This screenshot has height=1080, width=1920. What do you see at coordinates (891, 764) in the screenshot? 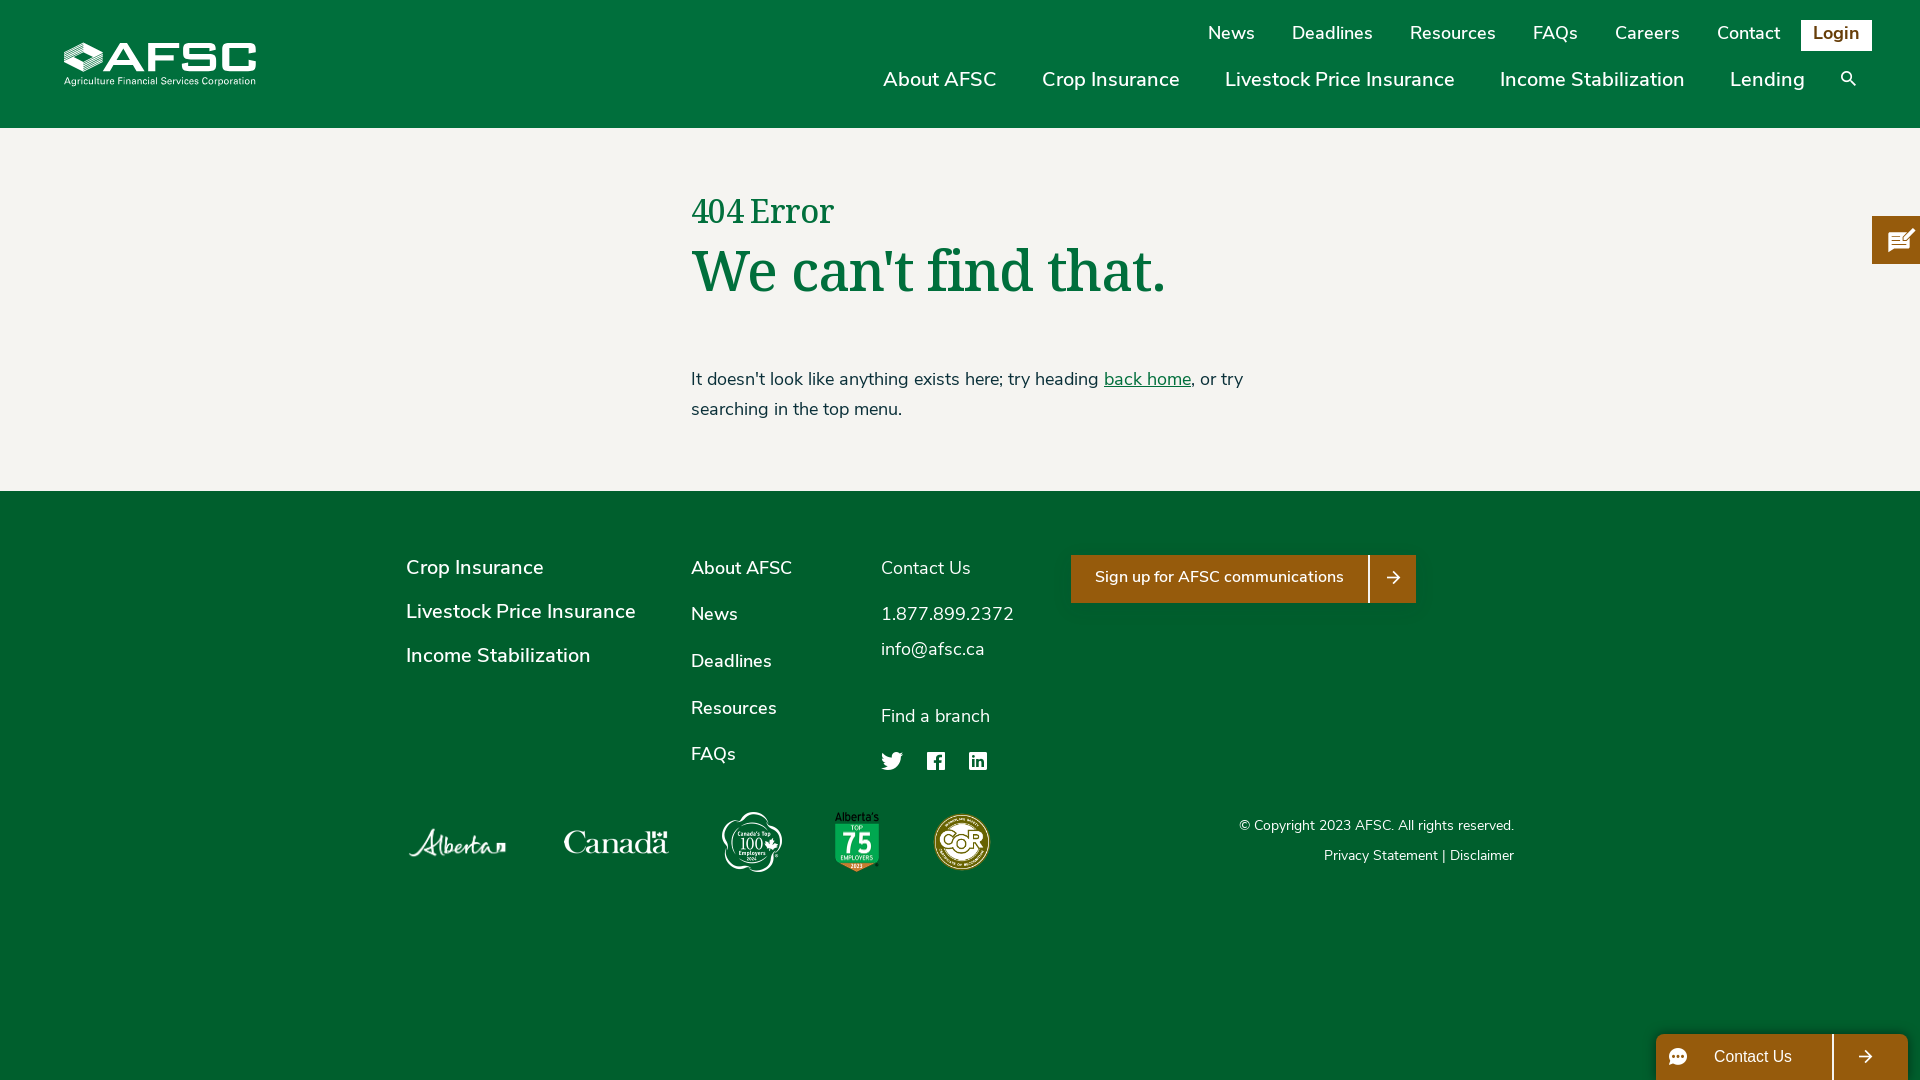
I see `'Agriculture Financial Services Corporation on Twitter'` at bounding box center [891, 764].